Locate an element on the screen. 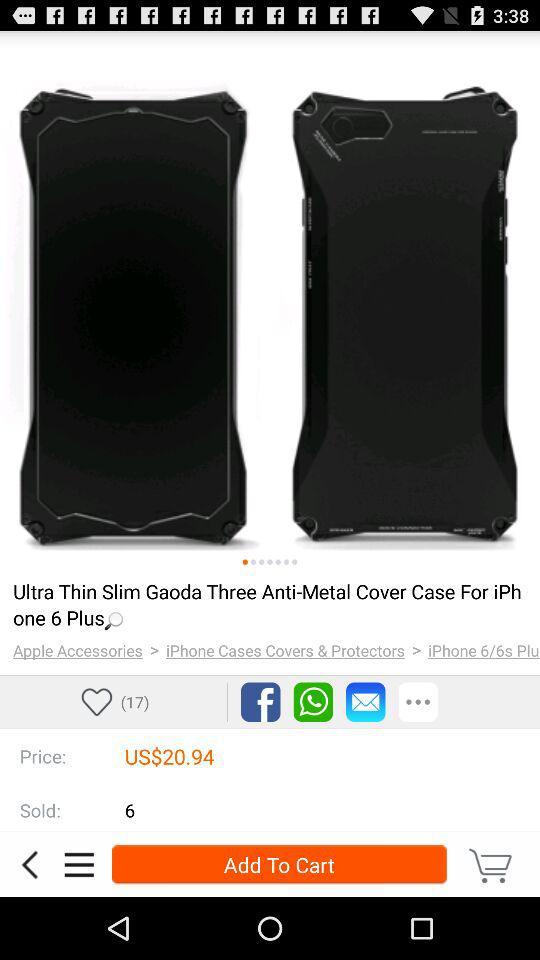 Image resolution: width=540 pixels, height=960 pixels. details about product is located at coordinates (78, 863).